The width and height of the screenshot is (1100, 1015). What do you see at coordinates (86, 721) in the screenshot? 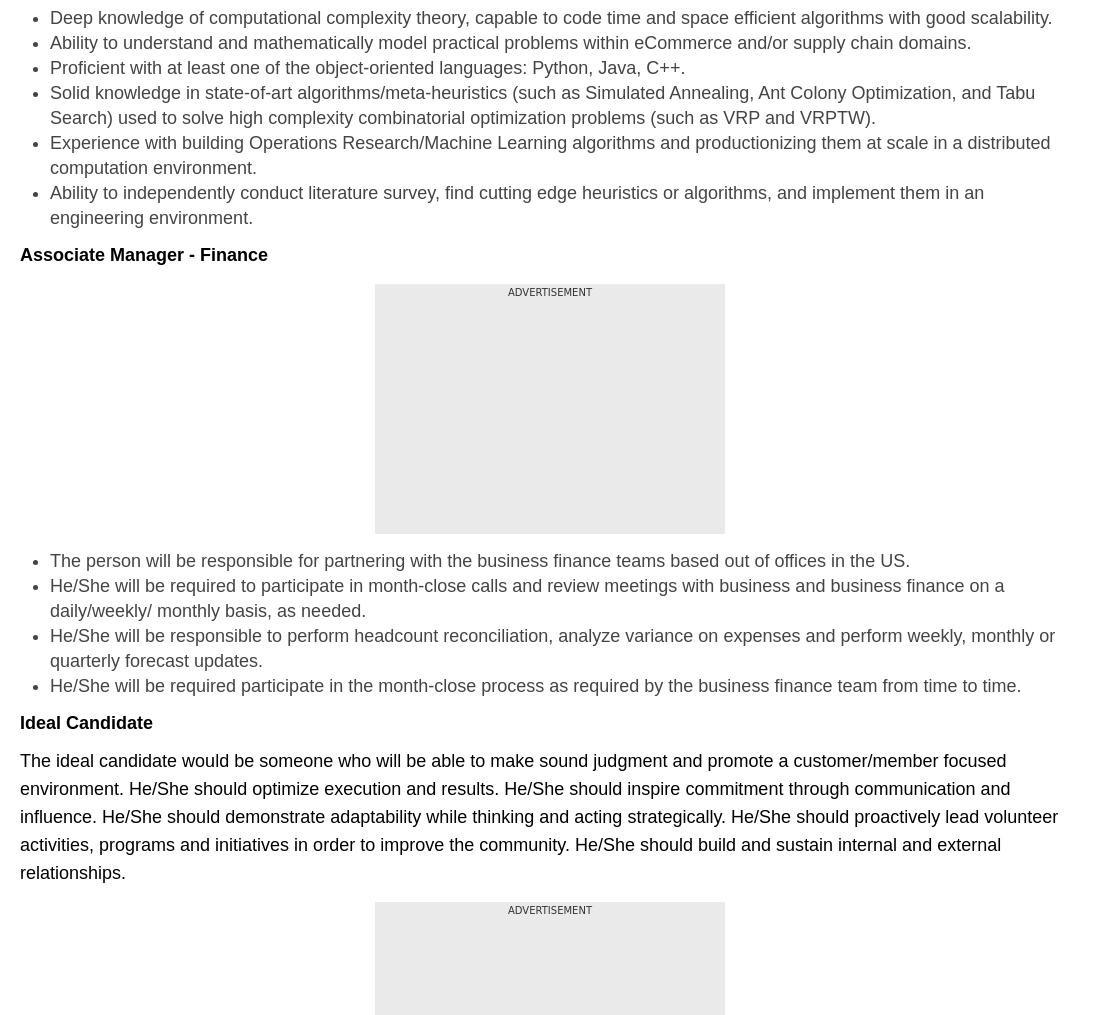
I see `'Ideal Candidate'` at bounding box center [86, 721].